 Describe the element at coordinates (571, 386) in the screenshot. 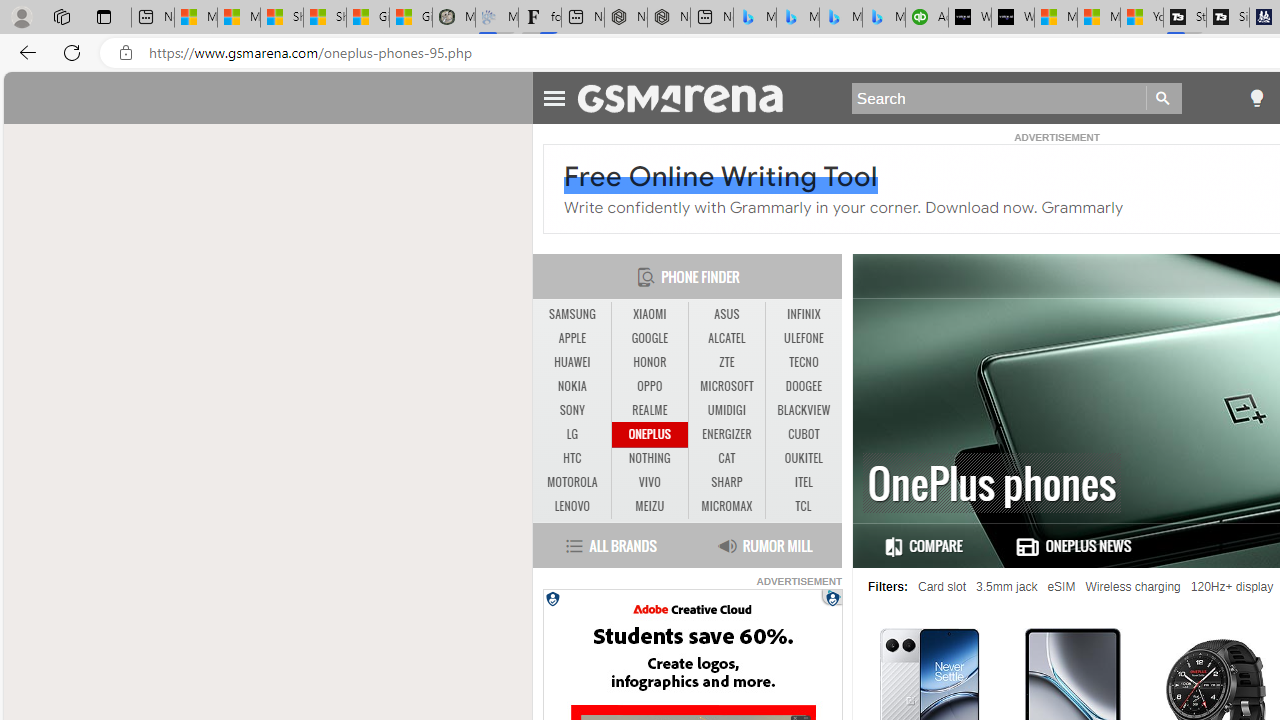

I see `'NOKIA'` at that location.